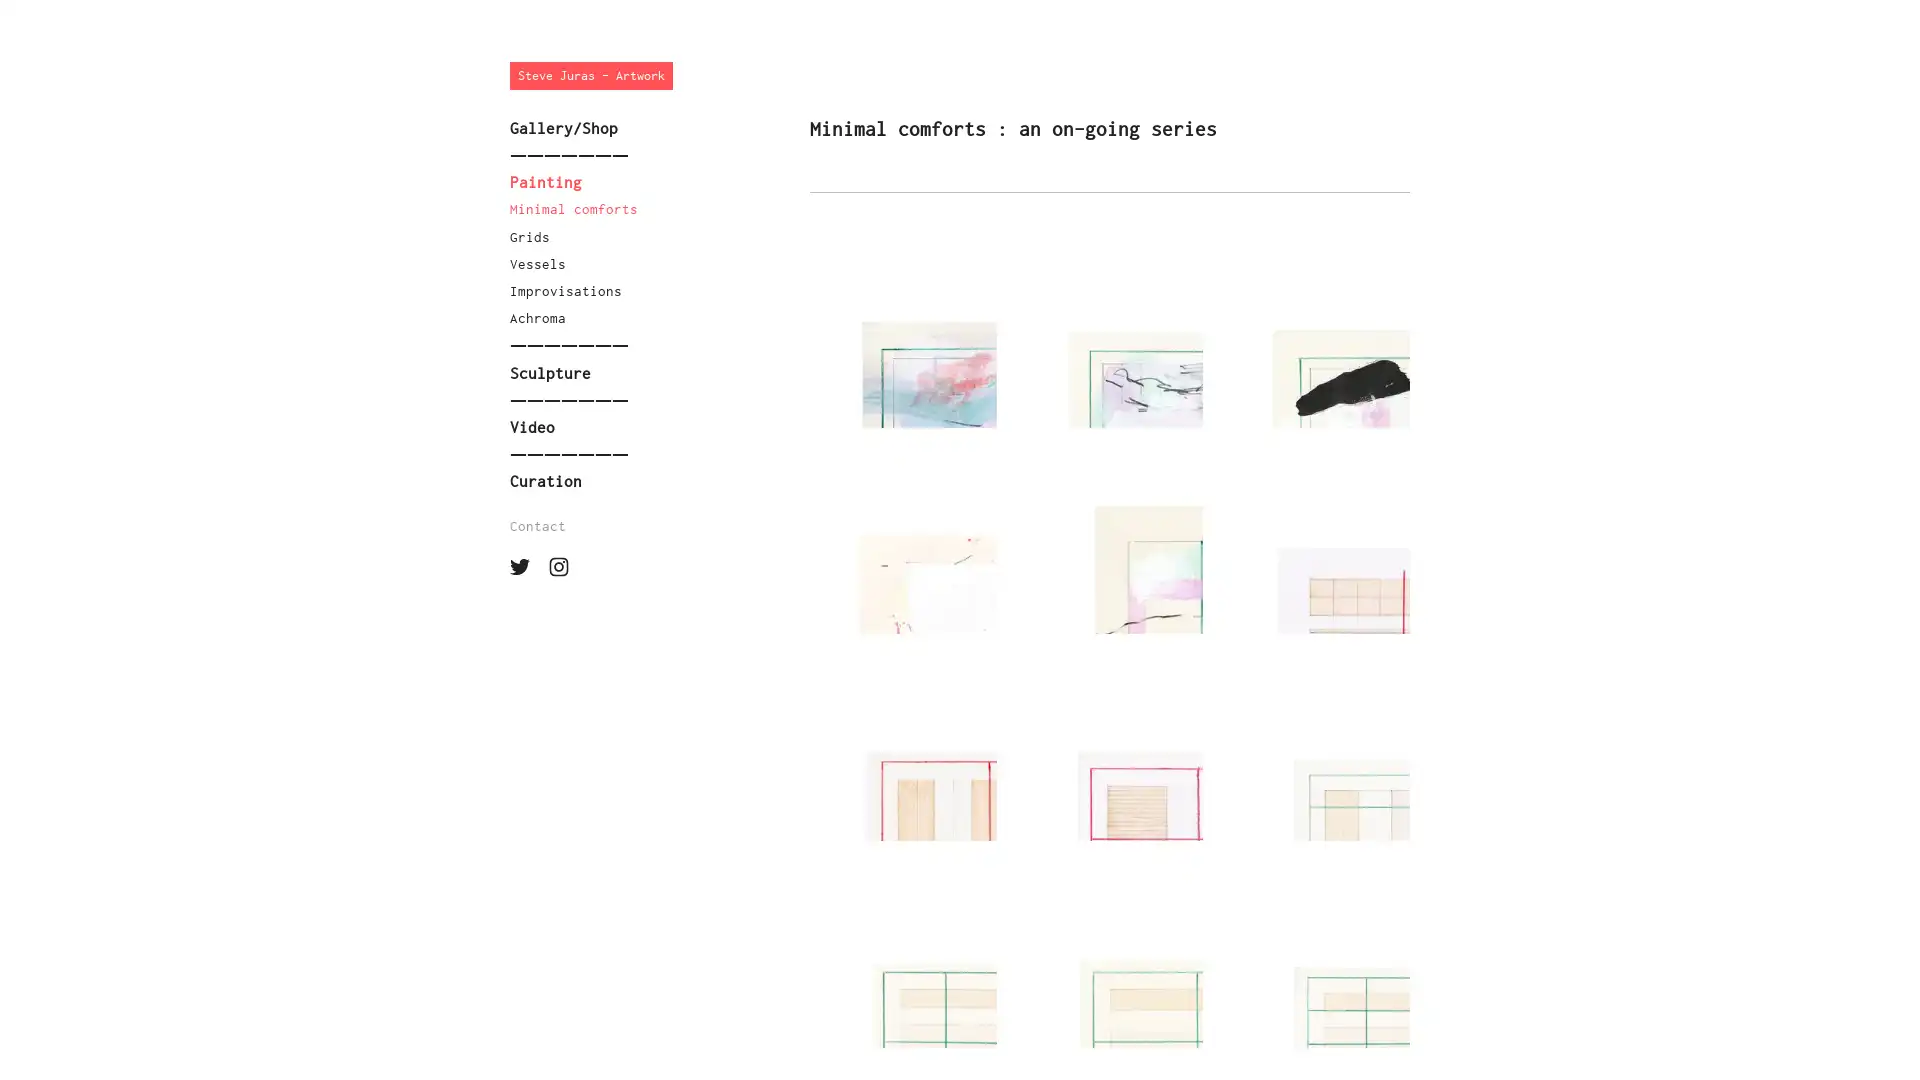 This screenshot has height=1080, width=1920. I want to click on View fullsize Gut feeling (04), so click(901, 558).